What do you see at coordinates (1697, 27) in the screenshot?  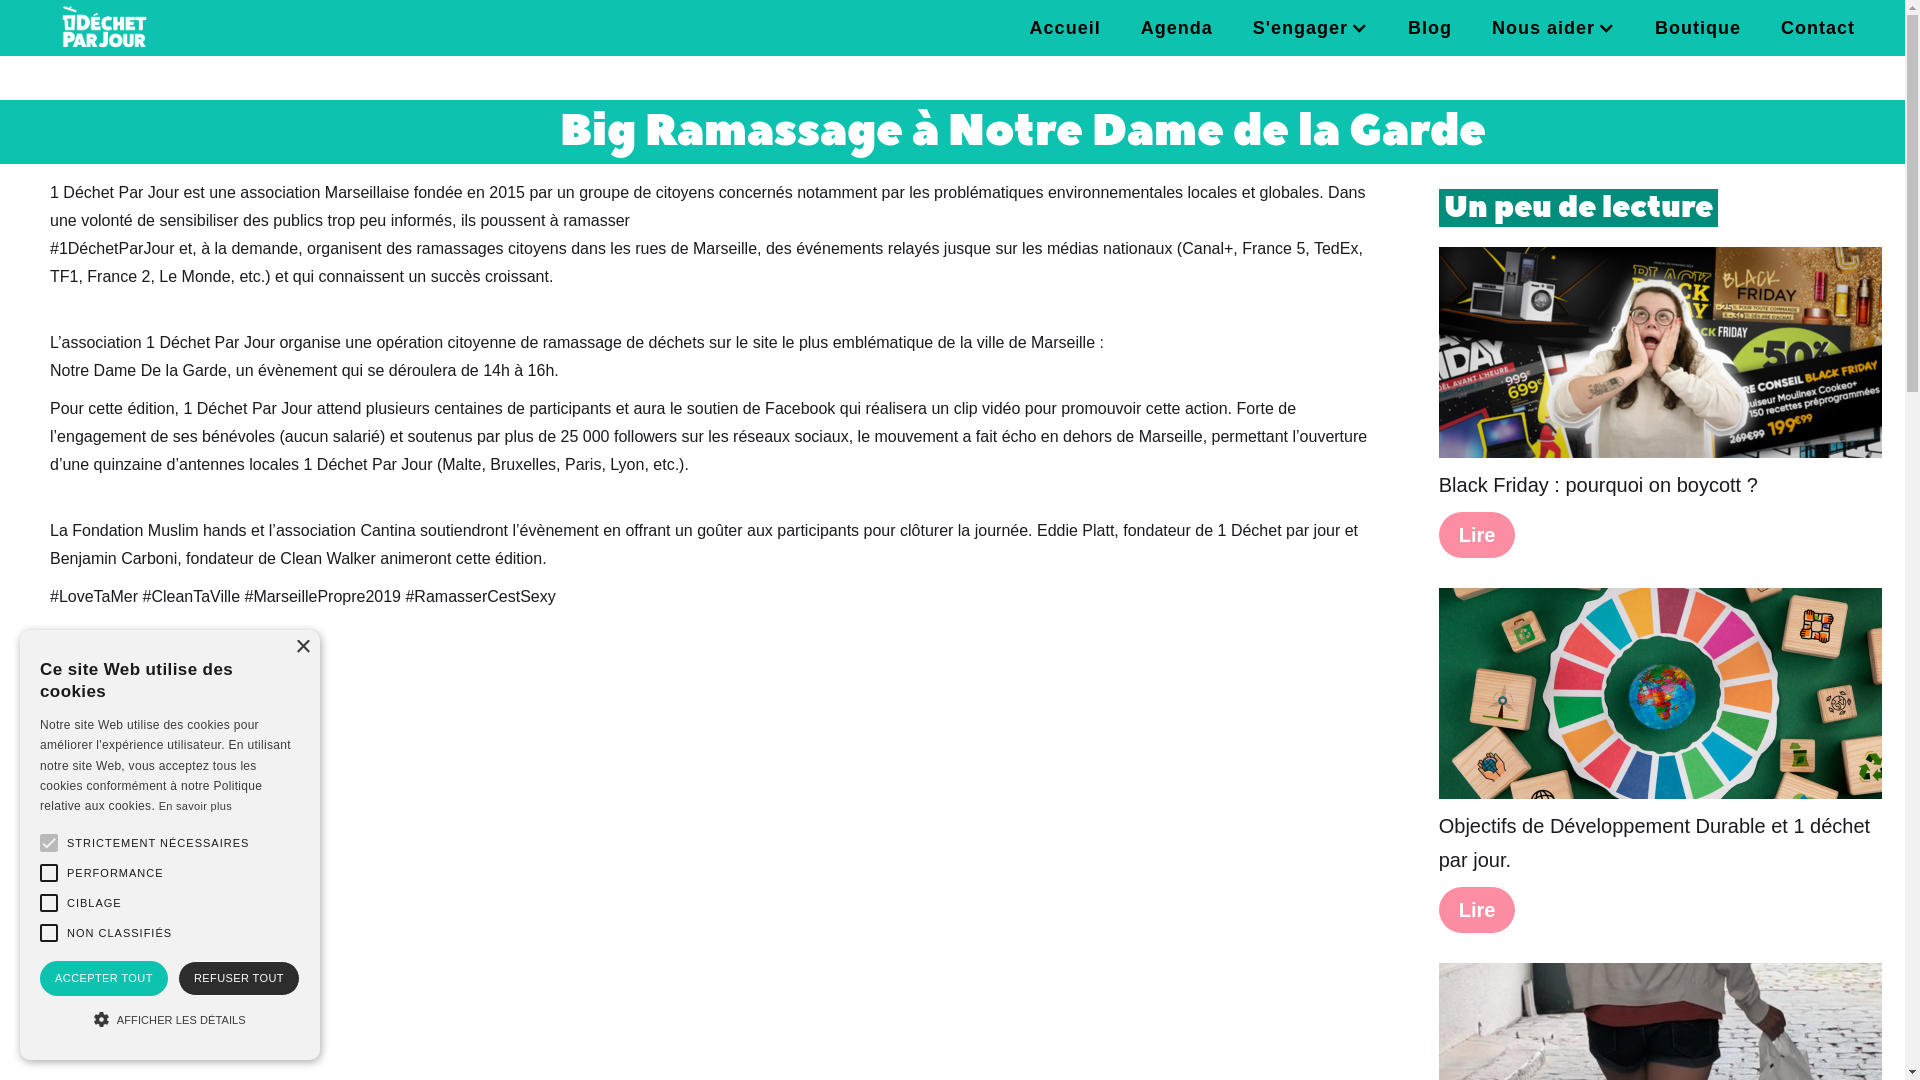 I see `'Boutique'` at bounding box center [1697, 27].